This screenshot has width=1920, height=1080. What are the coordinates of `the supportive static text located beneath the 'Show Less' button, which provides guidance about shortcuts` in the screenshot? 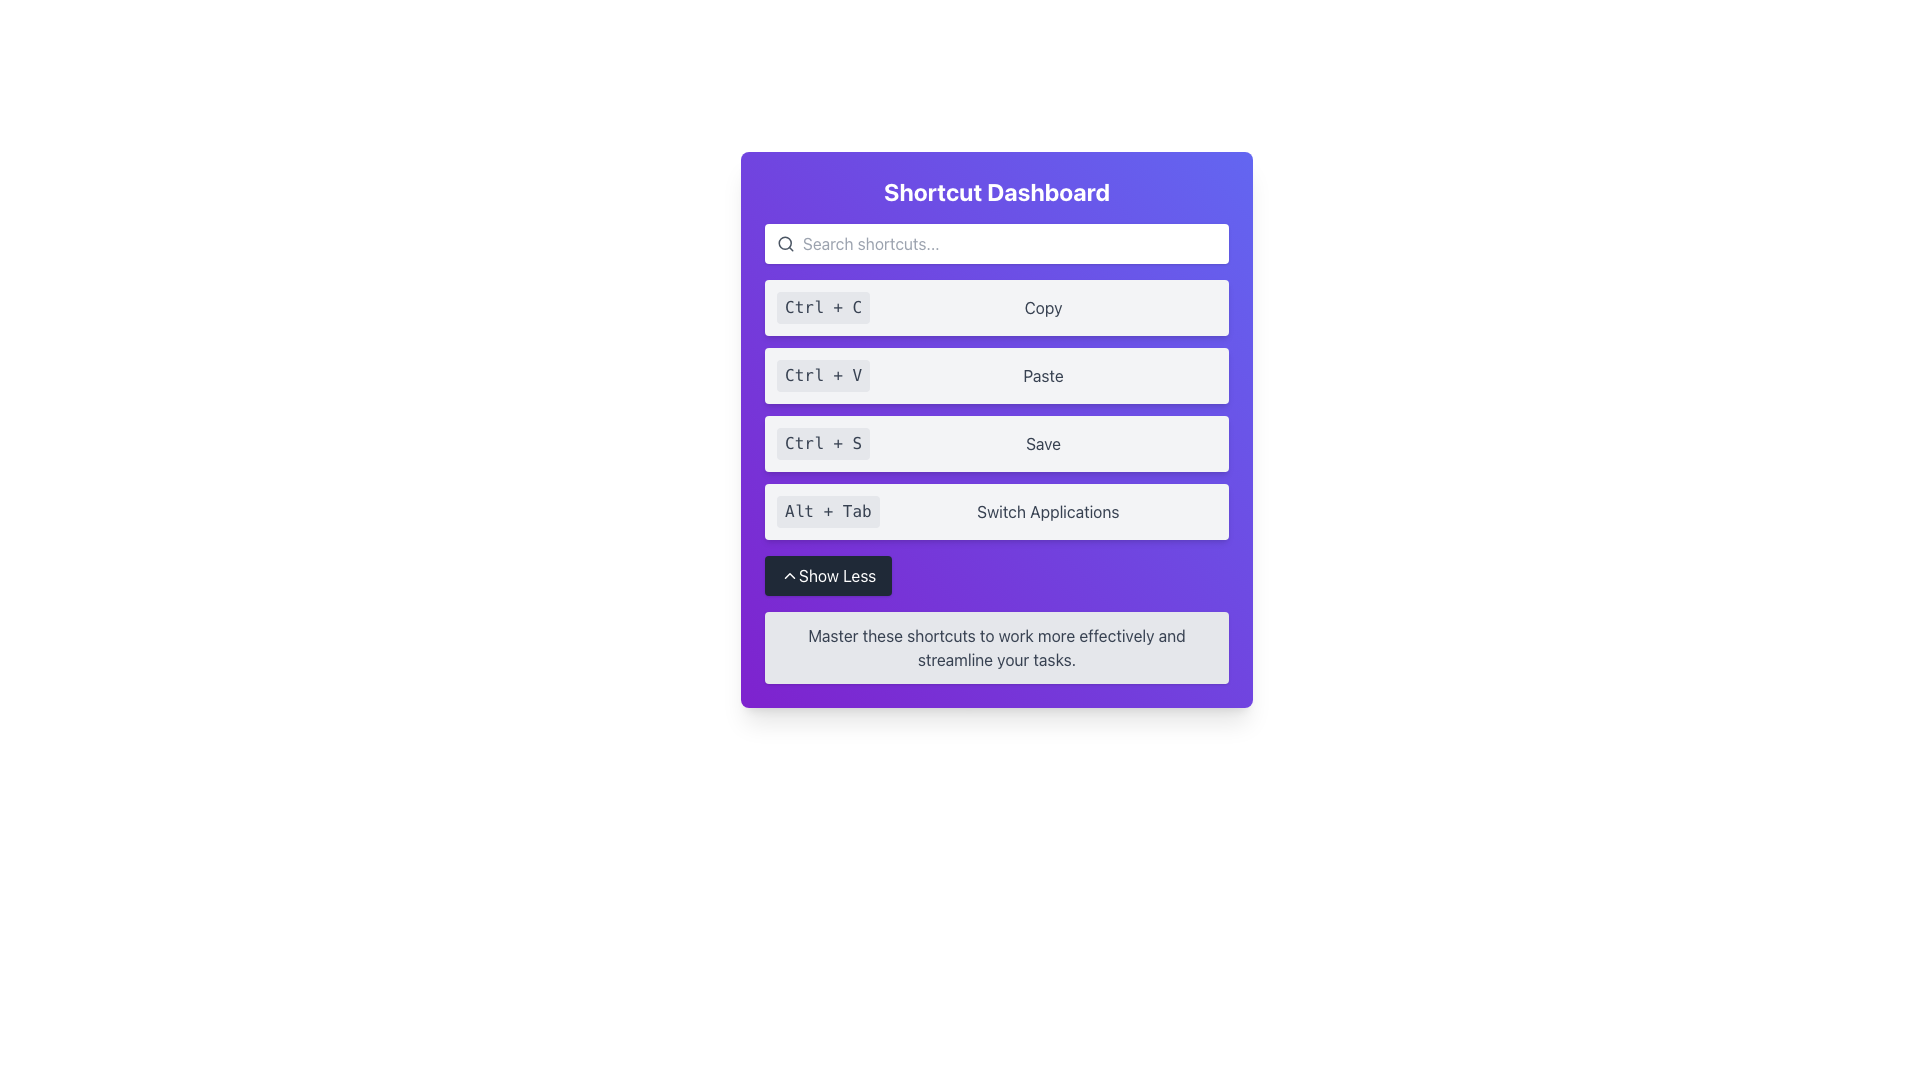 It's located at (997, 648).